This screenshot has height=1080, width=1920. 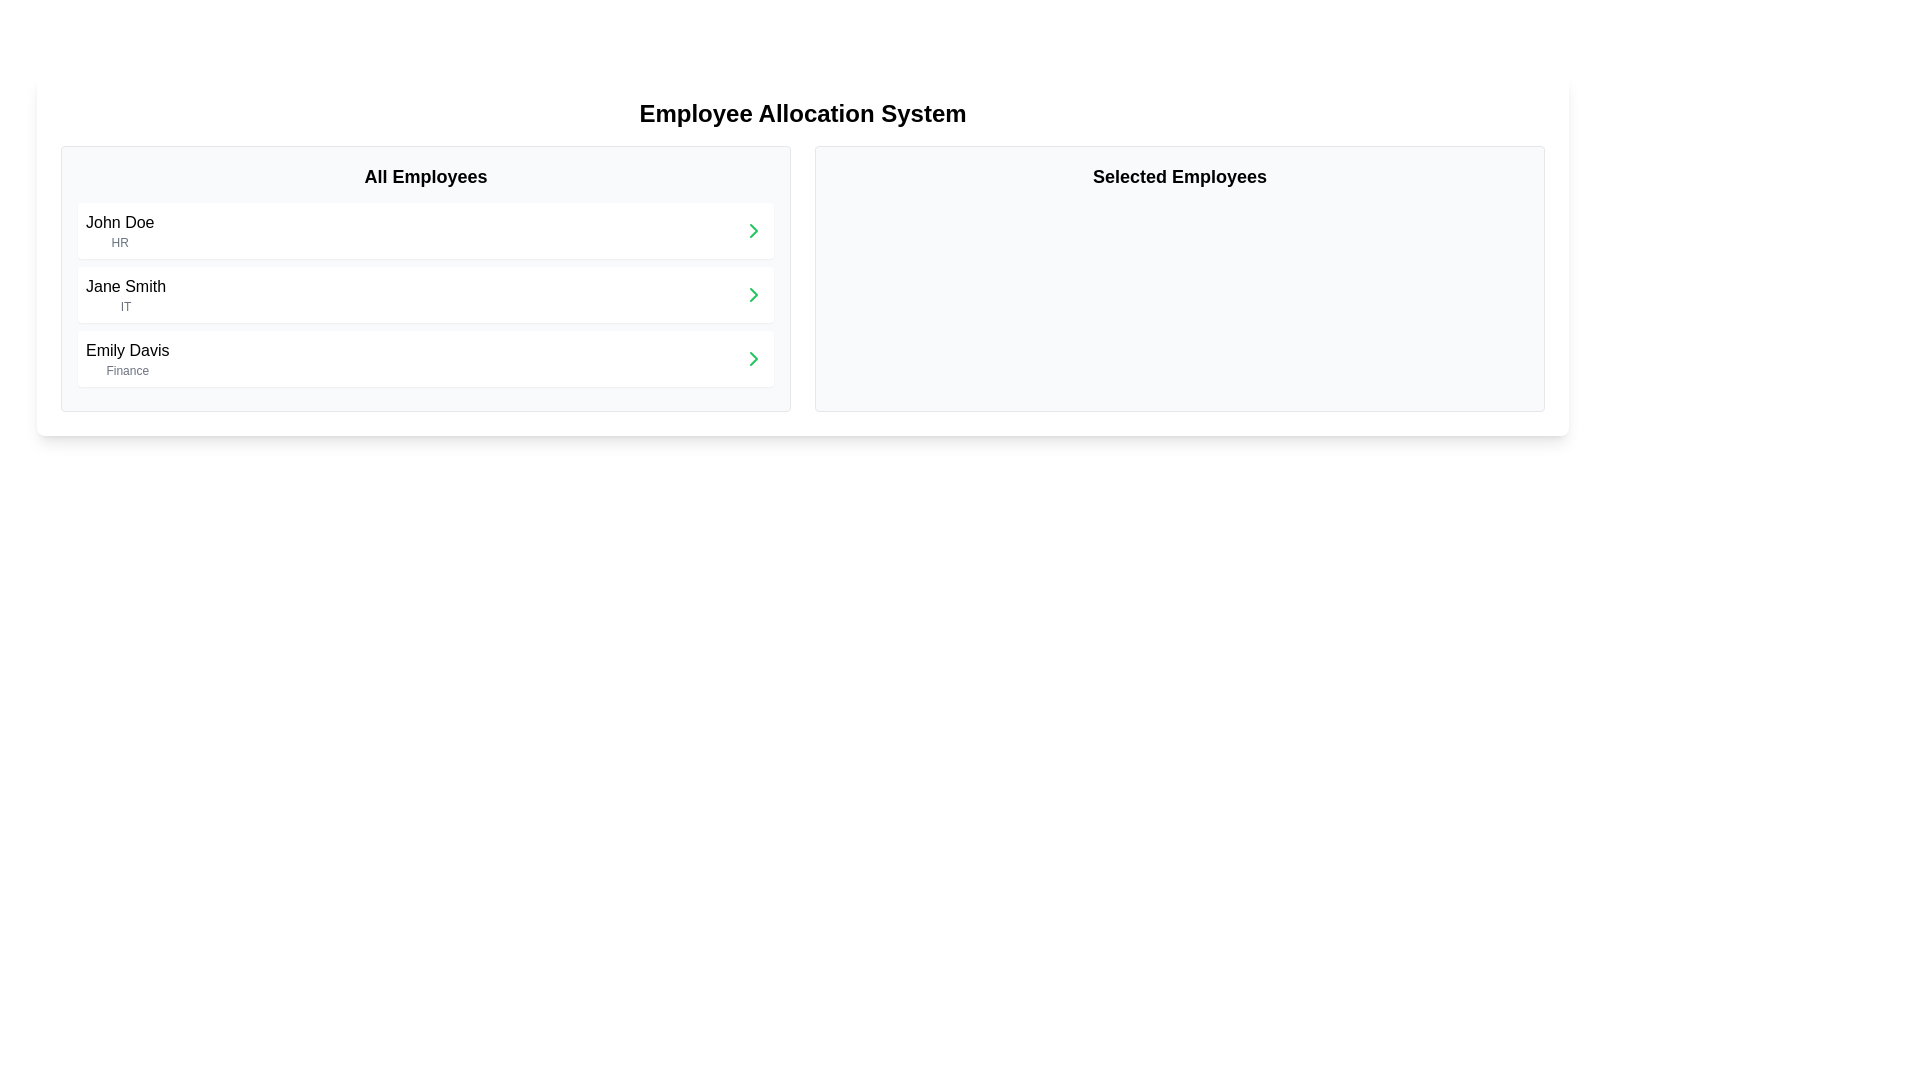 What do you see at coordinates (124, 286) in the screenshot?
I see `the text label identifying 'Jane Smith' within the 'All Employees' panel` at bounding box center [124, 286].